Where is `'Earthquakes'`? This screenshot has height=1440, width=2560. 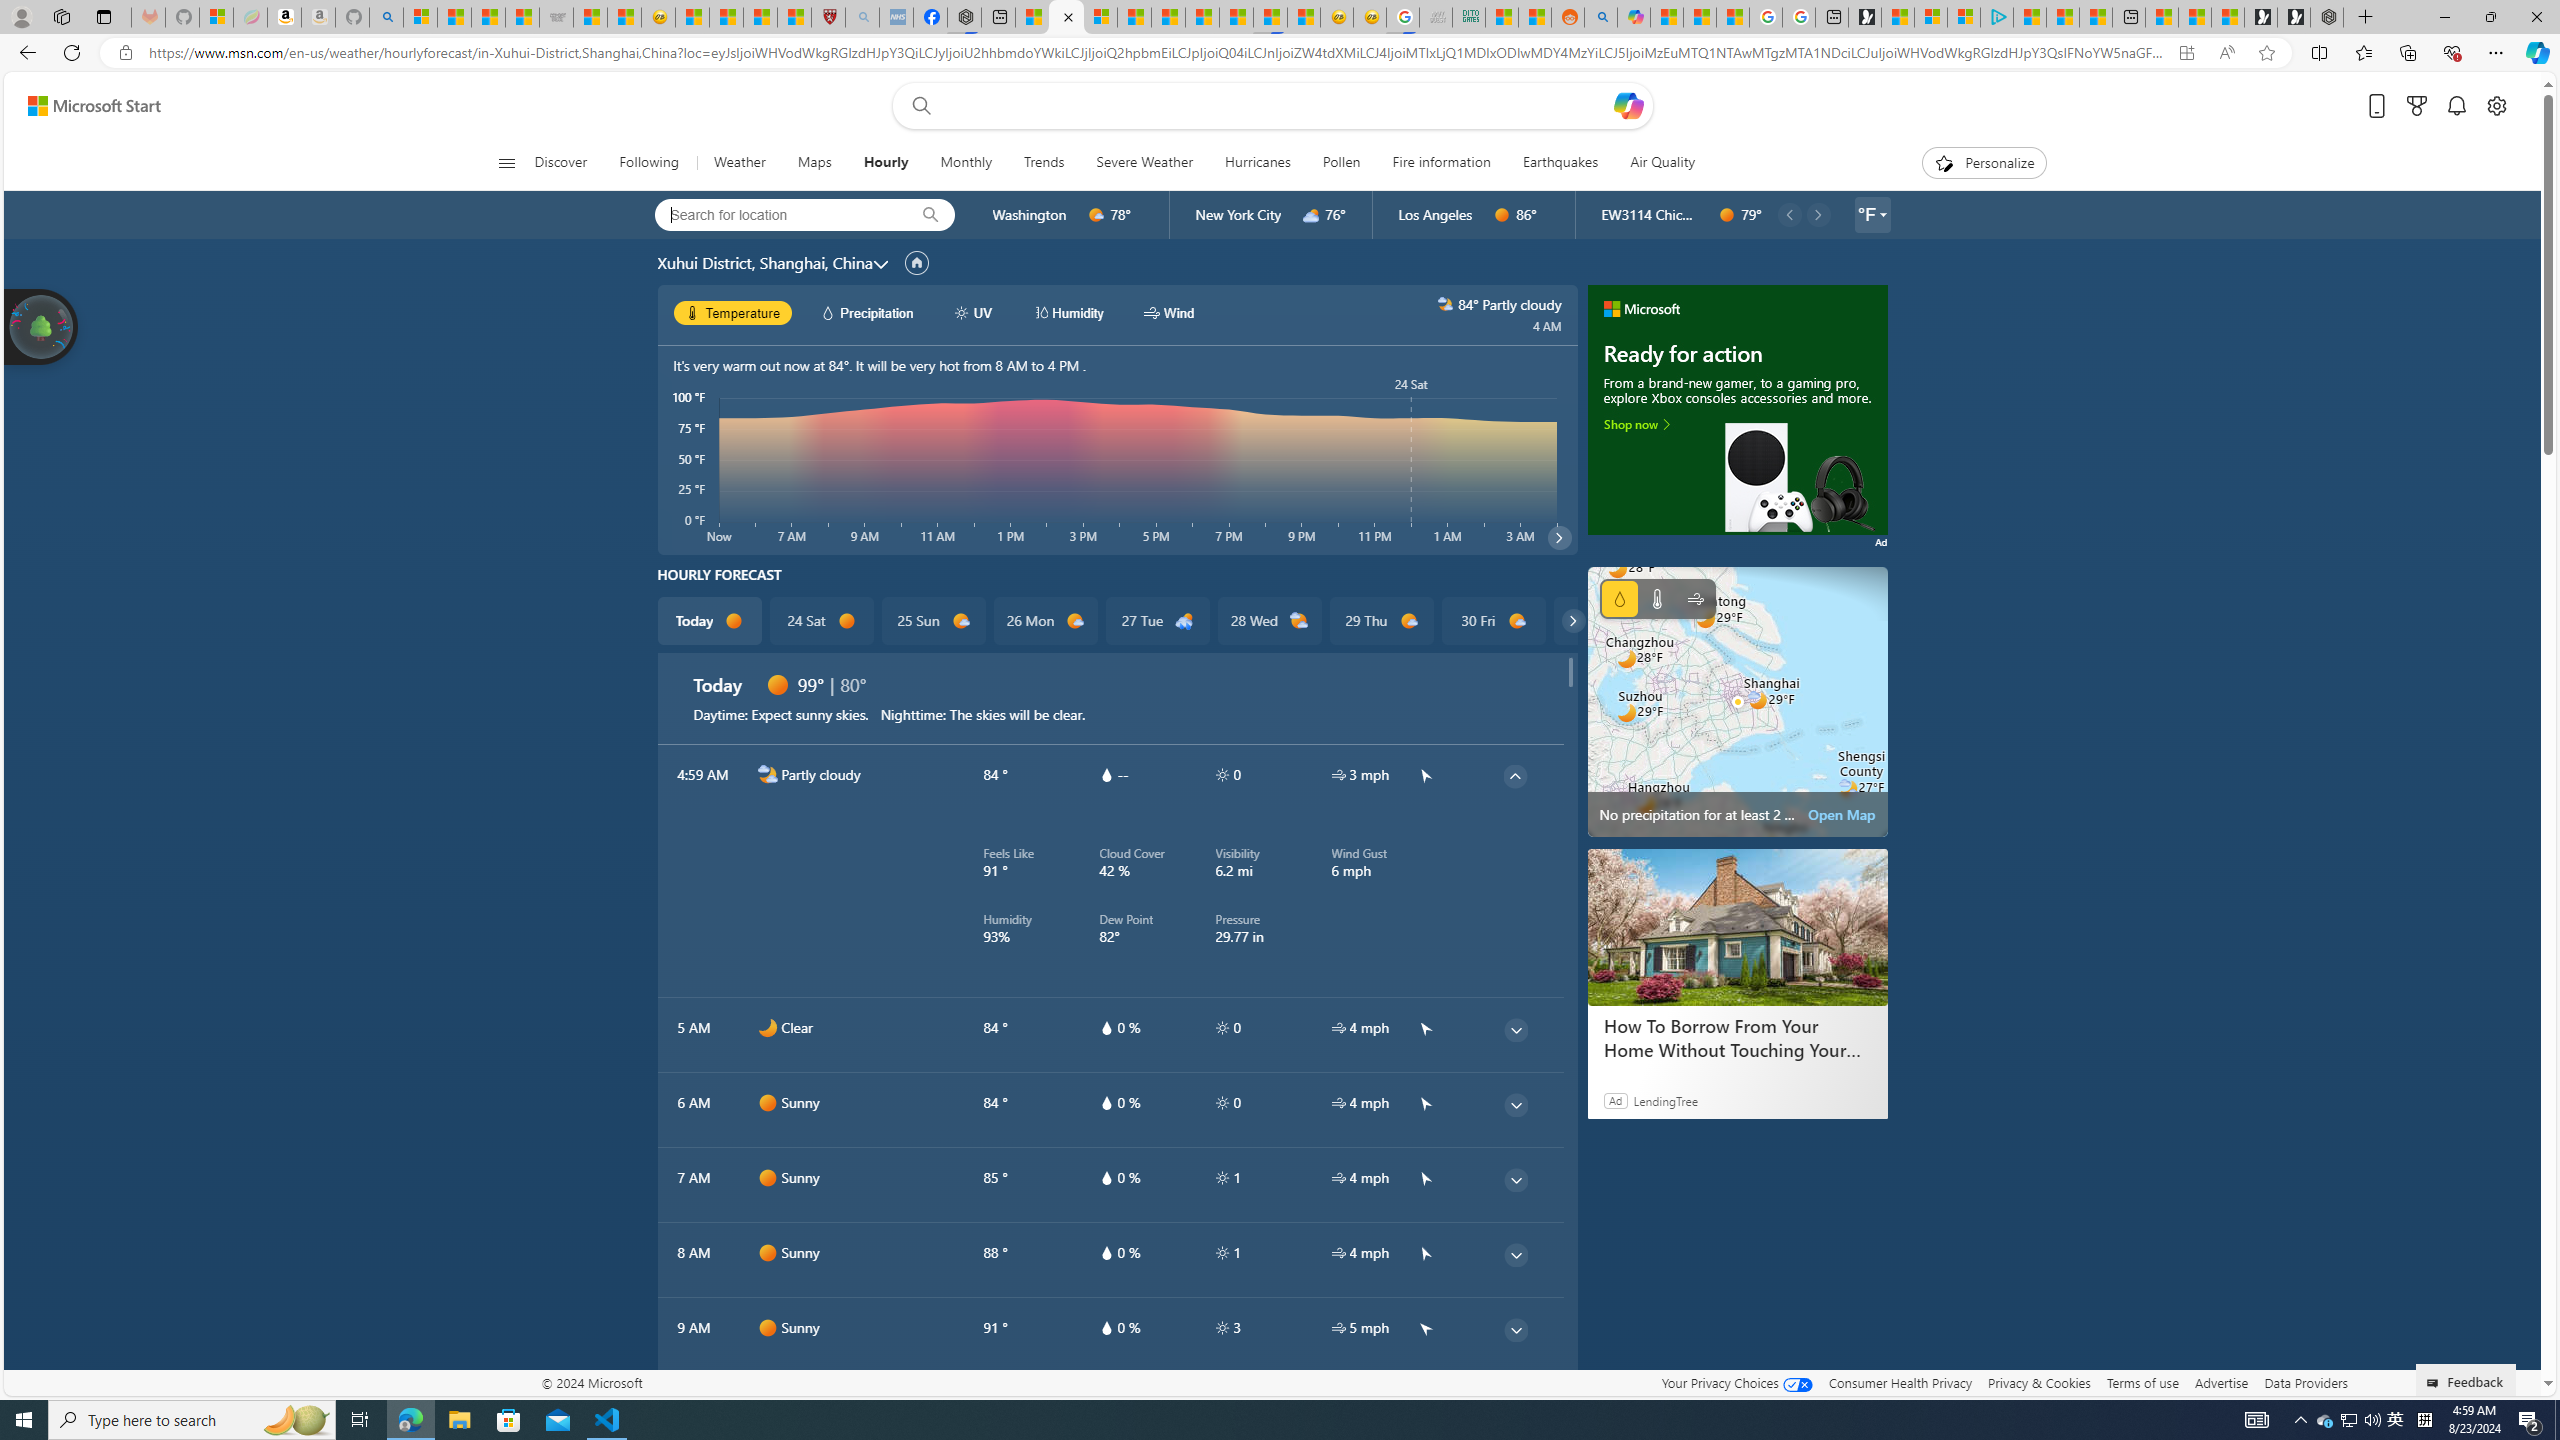
'Earthquakes' is located at coordinates (1560, 162).